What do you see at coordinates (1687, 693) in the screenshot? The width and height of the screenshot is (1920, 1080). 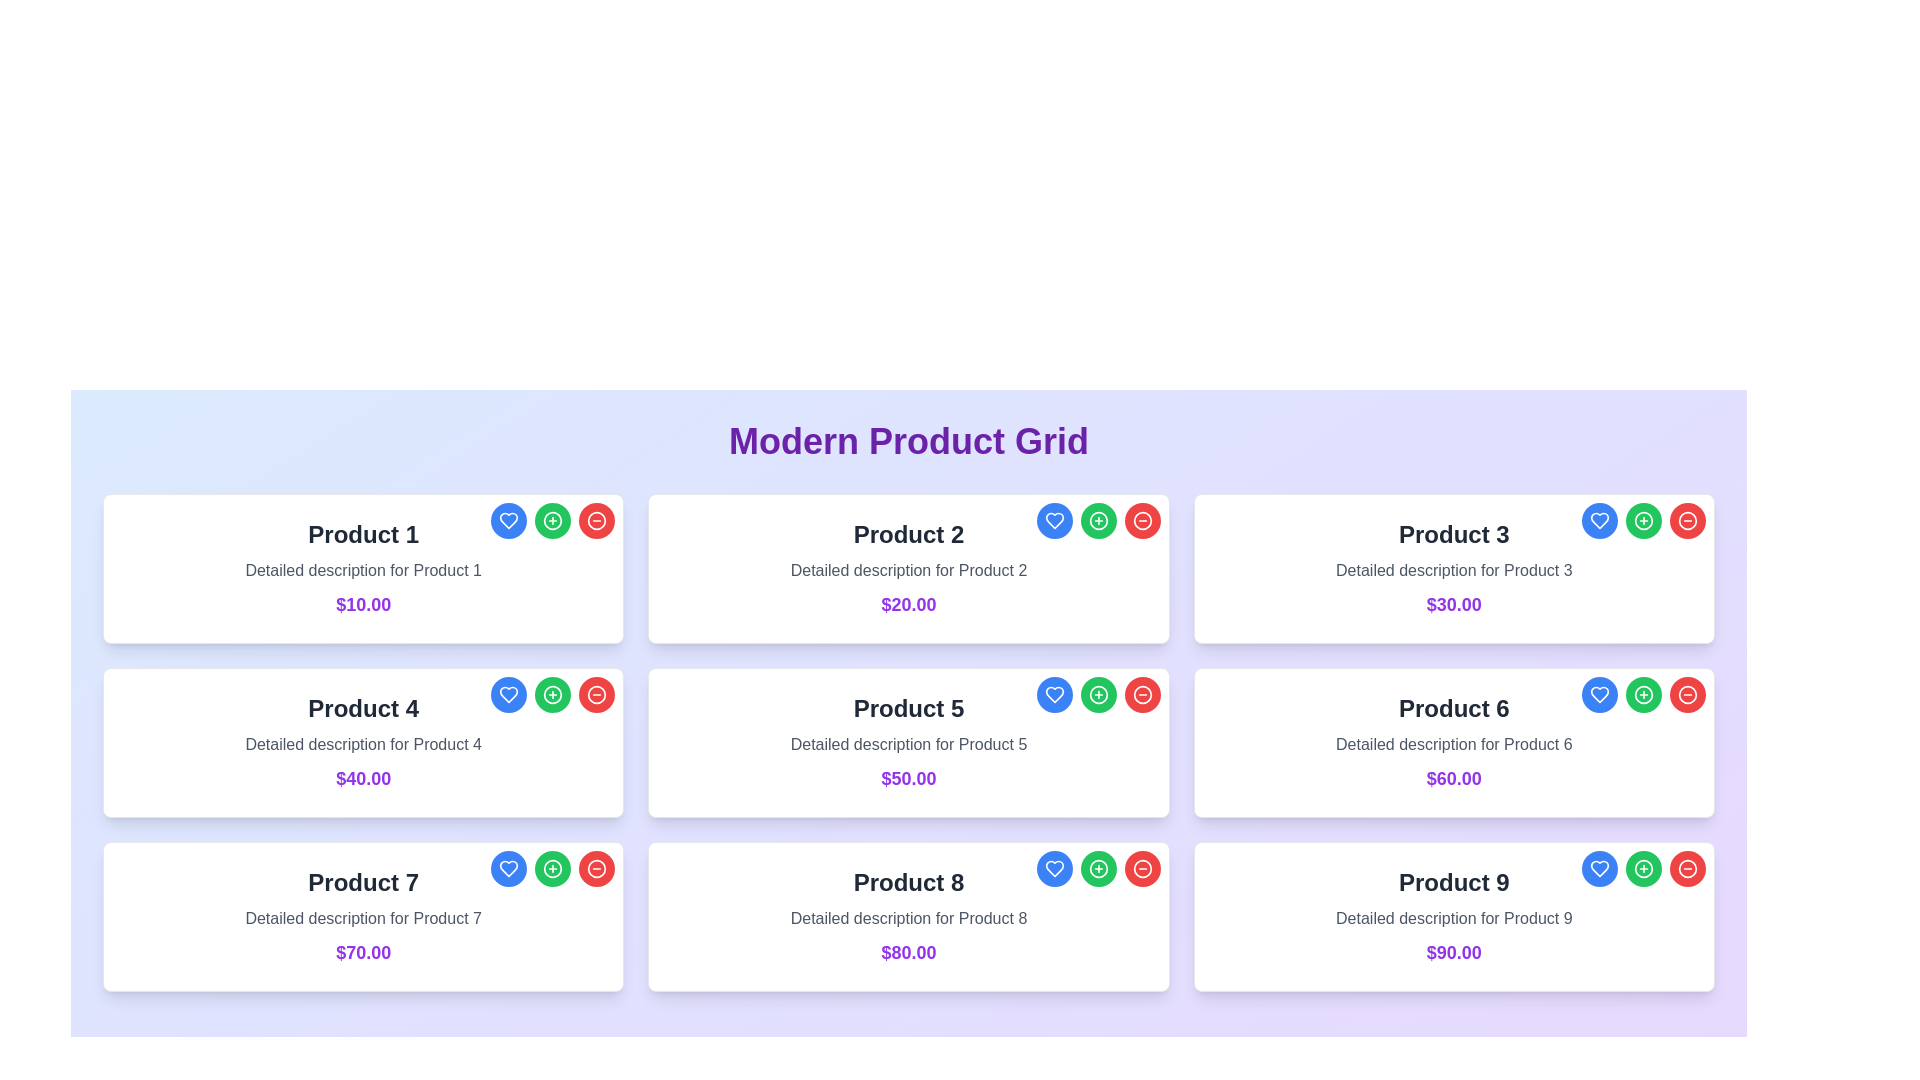 I see `the circular red button with a white minus sign, which is the third icon in the action icons list for 'Product 3' in the product grid layout` at bounding box center [1687, 693].